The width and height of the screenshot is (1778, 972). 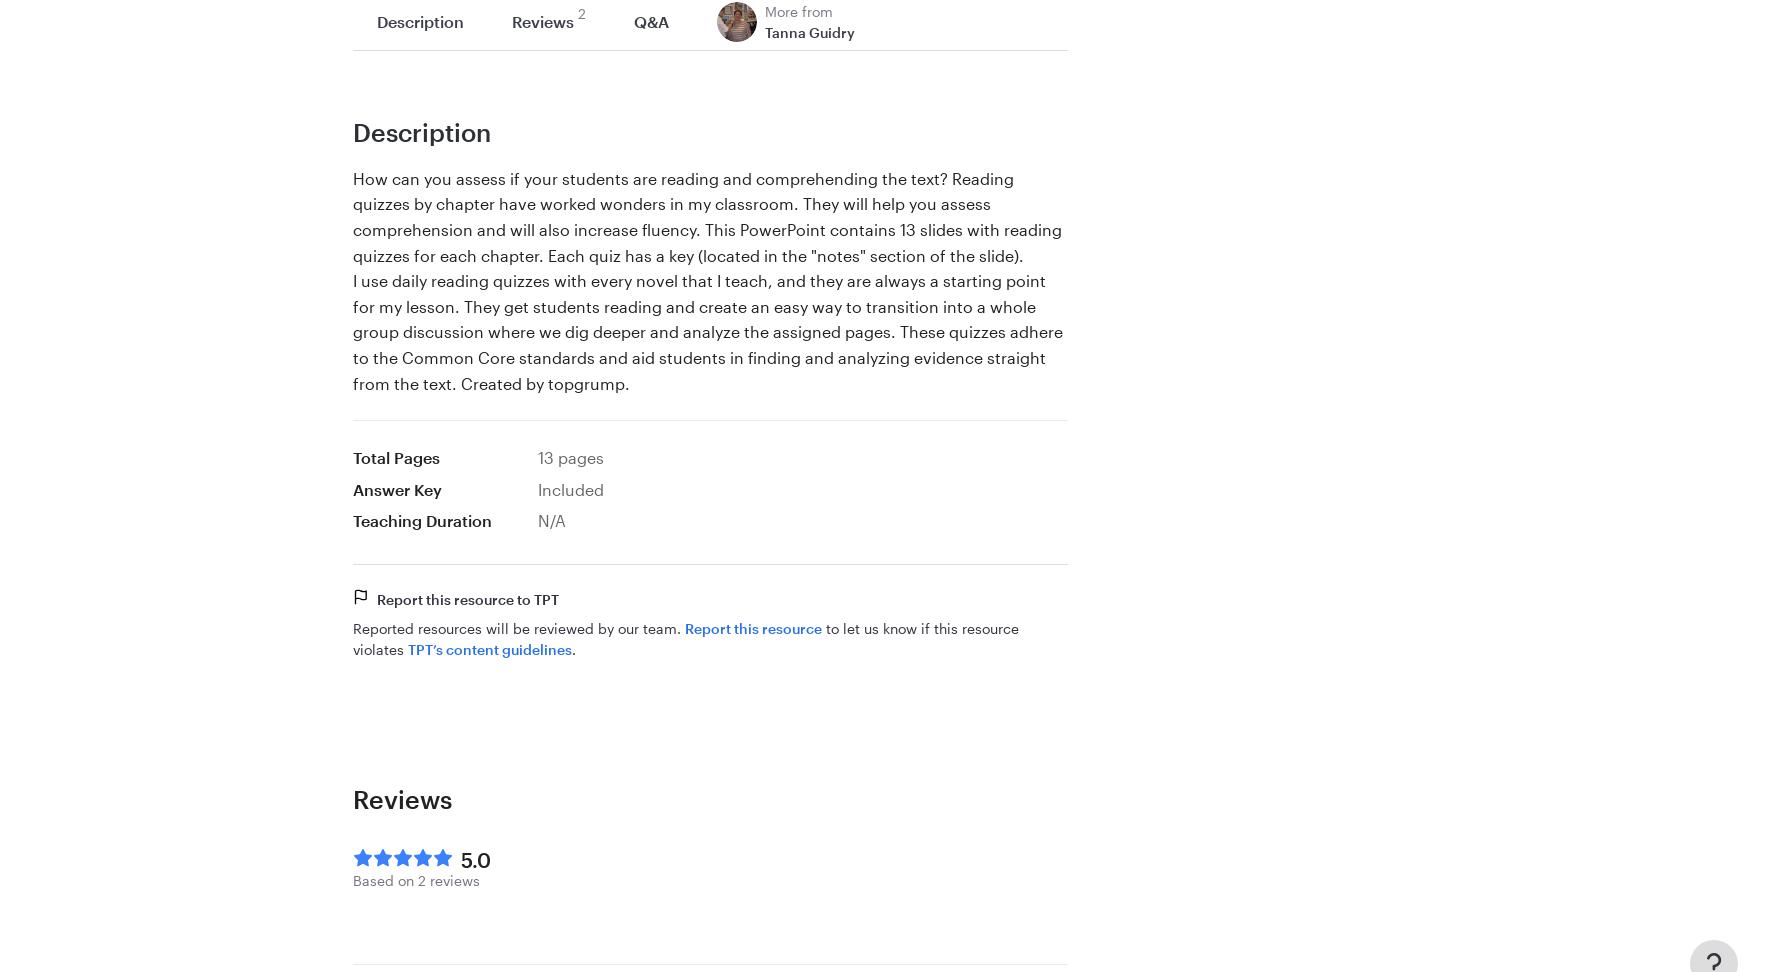 What do you see at coordinates (375, 597) in the screenshot?
I see `'Report this resource to TPT'` at bounding box center [375, 597].